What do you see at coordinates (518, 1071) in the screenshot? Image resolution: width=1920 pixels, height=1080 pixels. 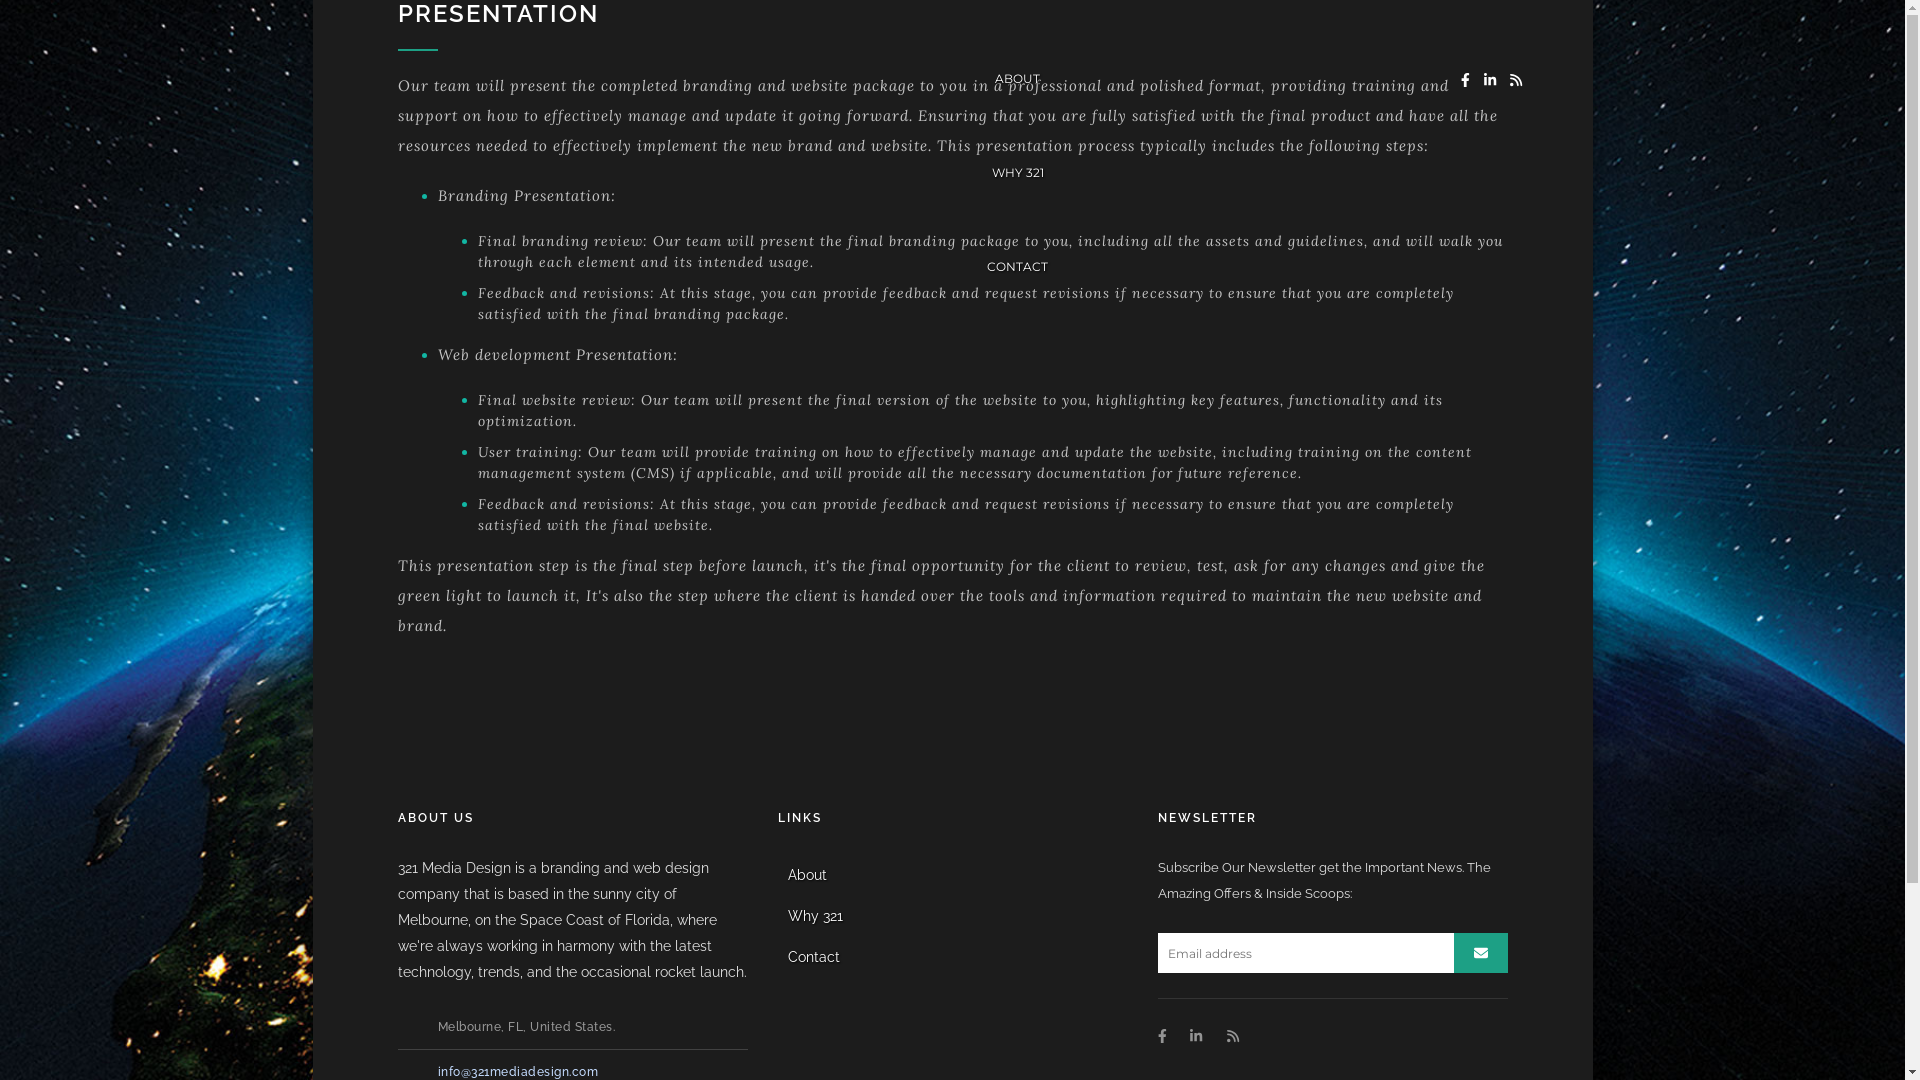 I see `'info@321mediadesign.com'` at bounding box center [518, 1071].